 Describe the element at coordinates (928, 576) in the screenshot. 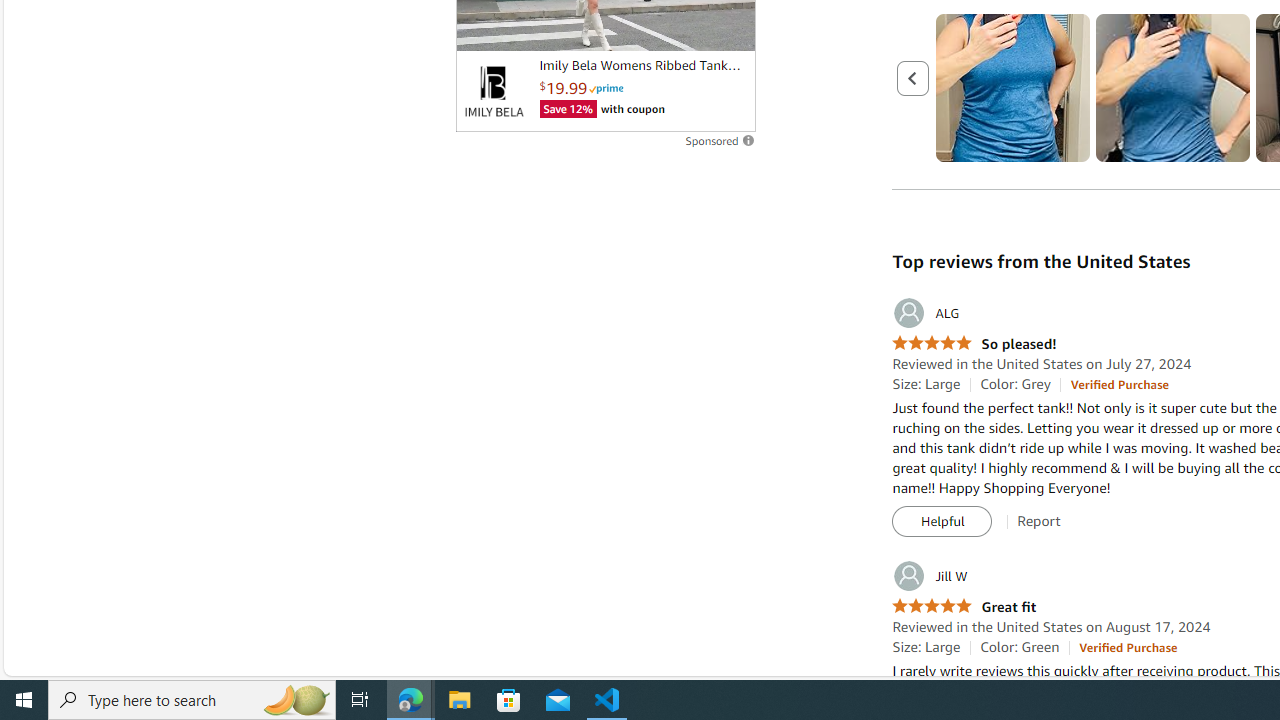

I see `'Jill W'` at that location.